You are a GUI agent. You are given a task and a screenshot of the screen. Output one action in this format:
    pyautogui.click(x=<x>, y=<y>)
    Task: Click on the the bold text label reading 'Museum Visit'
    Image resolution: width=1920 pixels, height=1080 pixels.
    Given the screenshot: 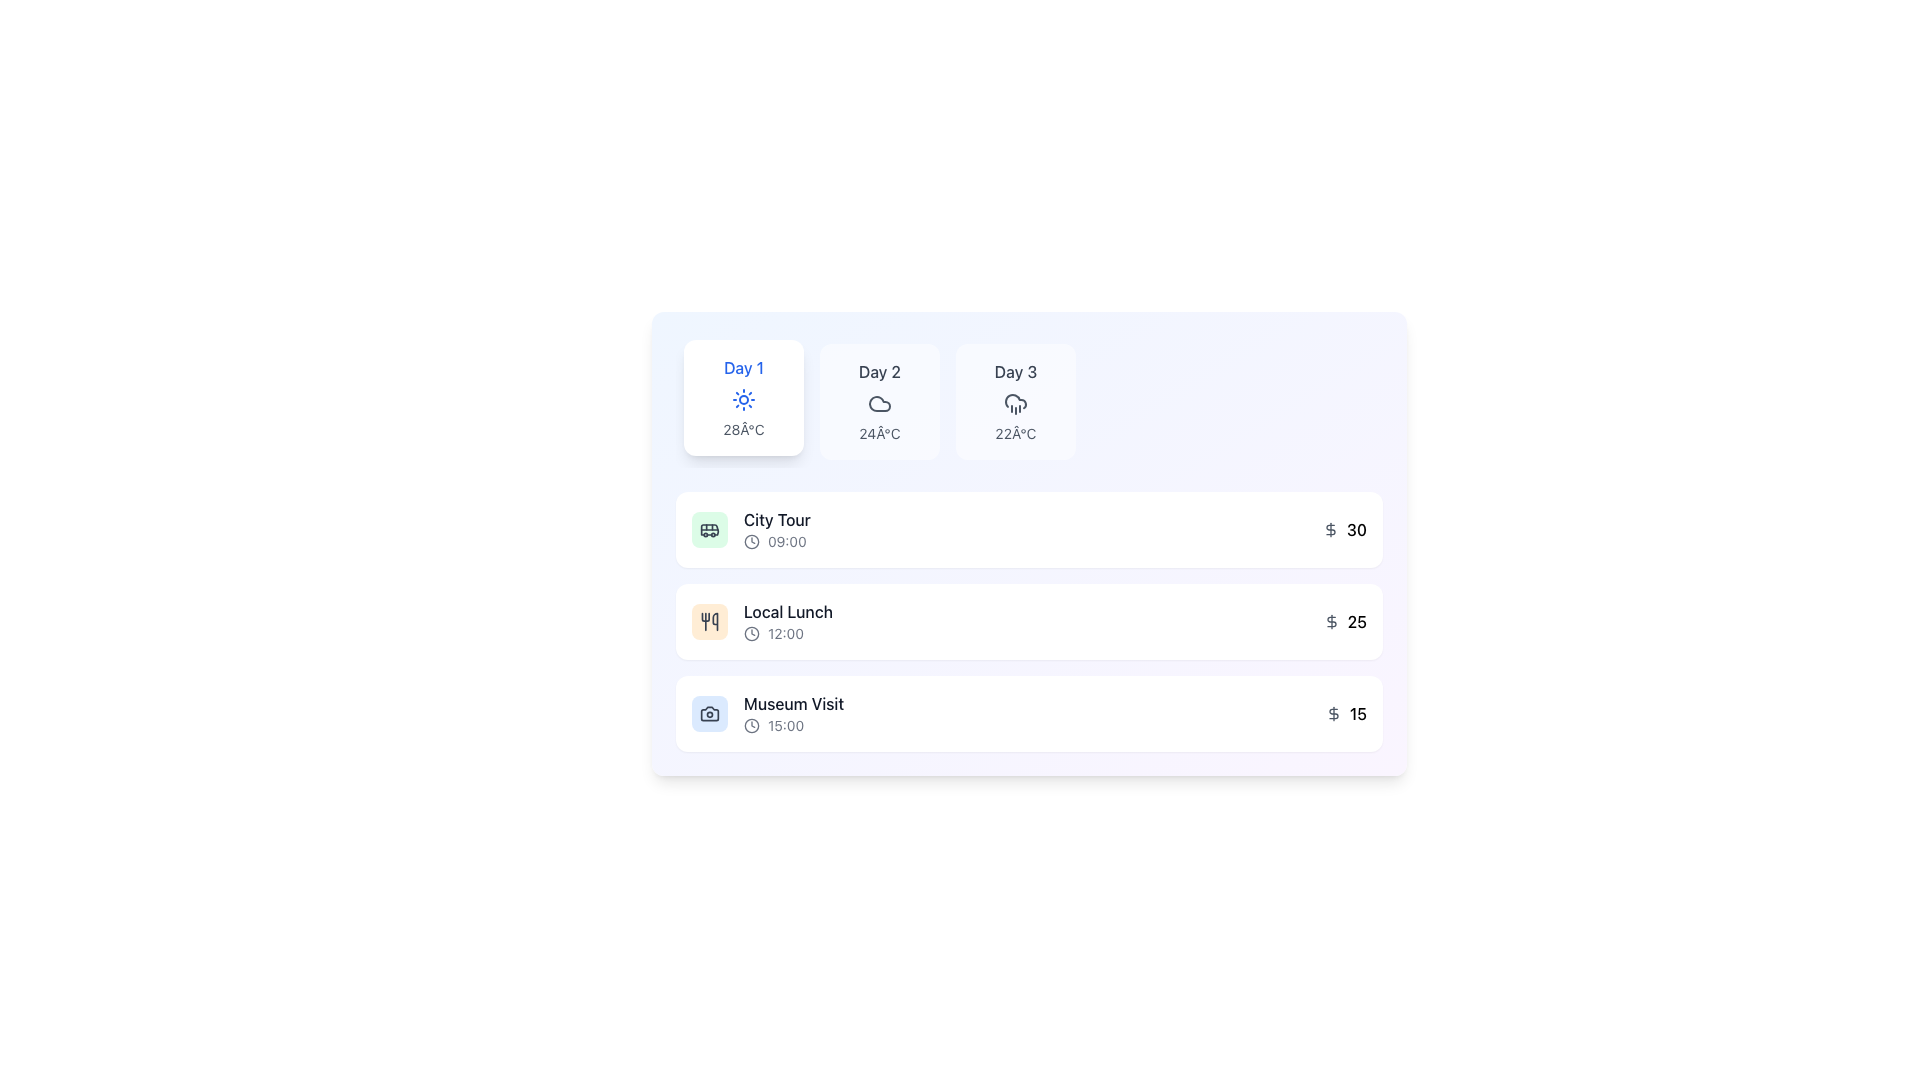 What is the action you would take?
    pyautogui.click(x=793, y=703)
    